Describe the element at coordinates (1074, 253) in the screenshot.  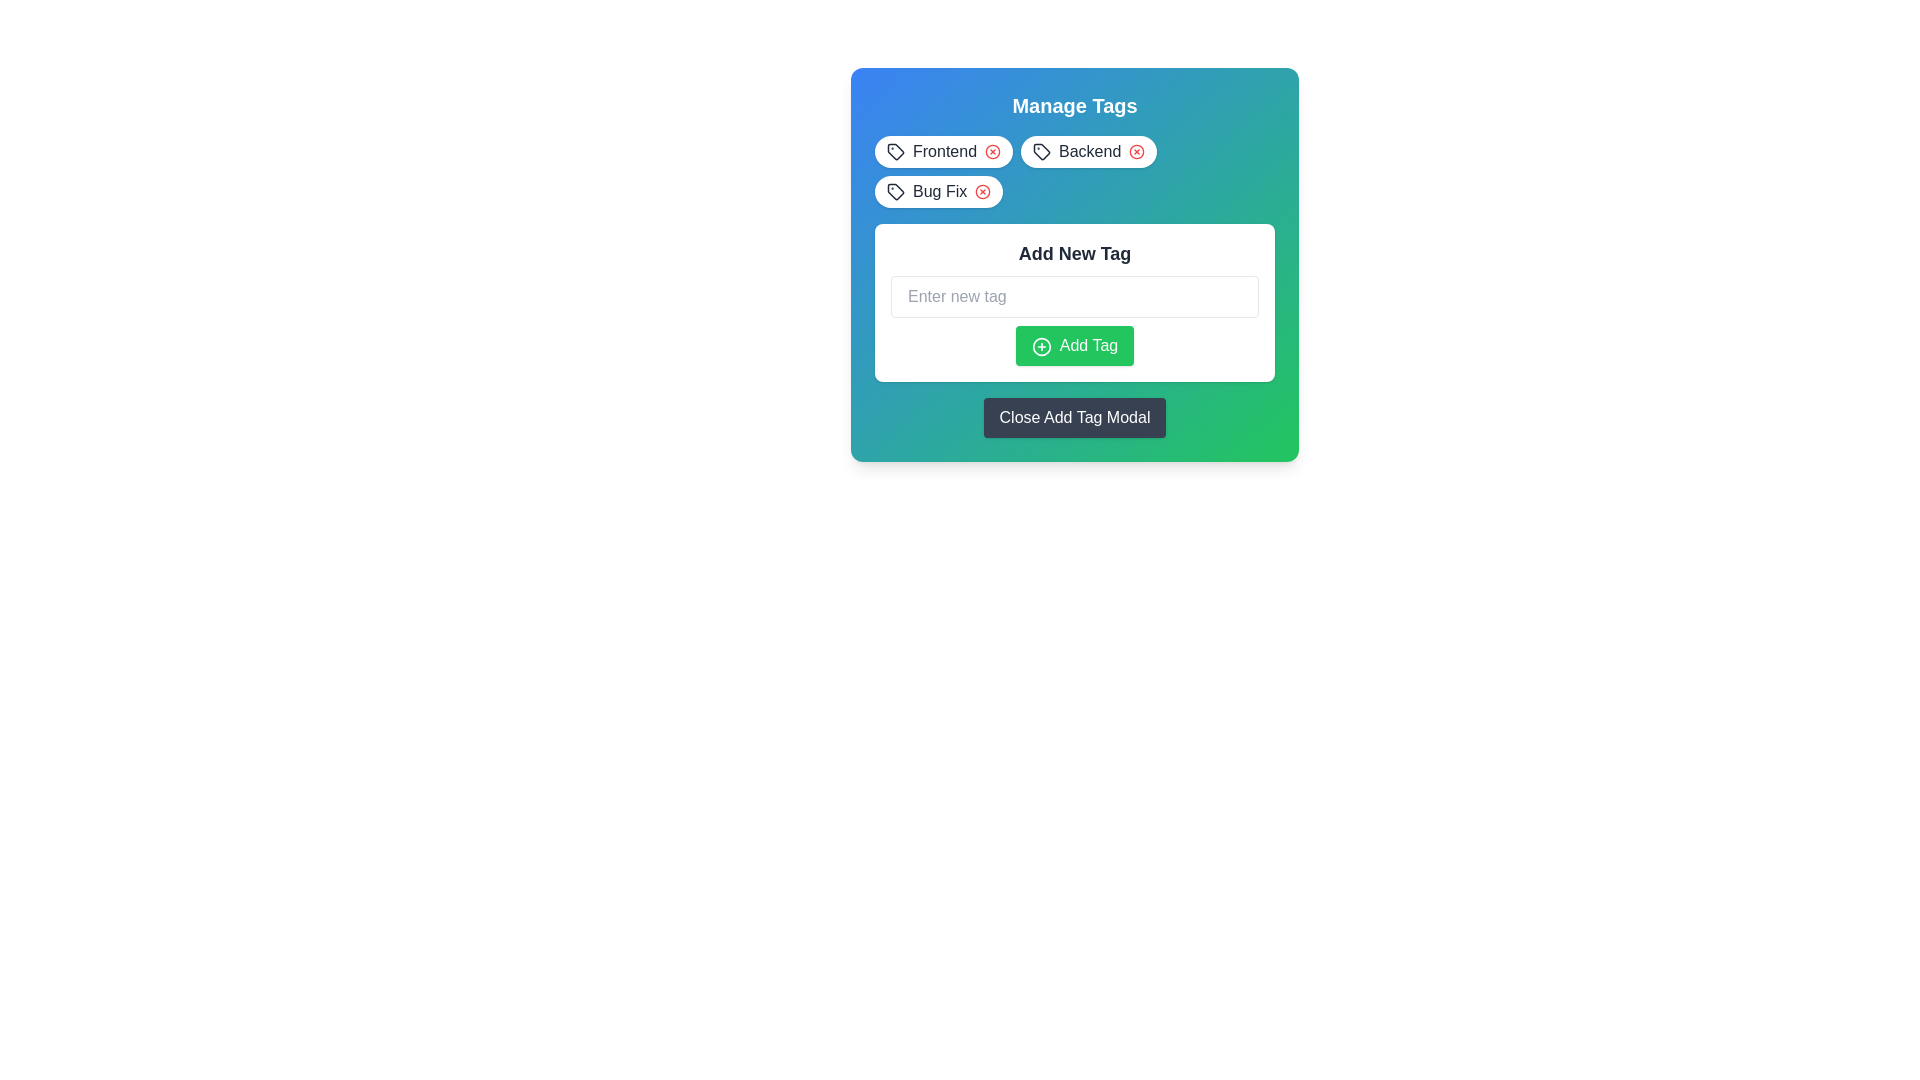
I see `the static text display that serves as a section title for adding a new tag, located at the top of its containing card in the modal interface` at that location.